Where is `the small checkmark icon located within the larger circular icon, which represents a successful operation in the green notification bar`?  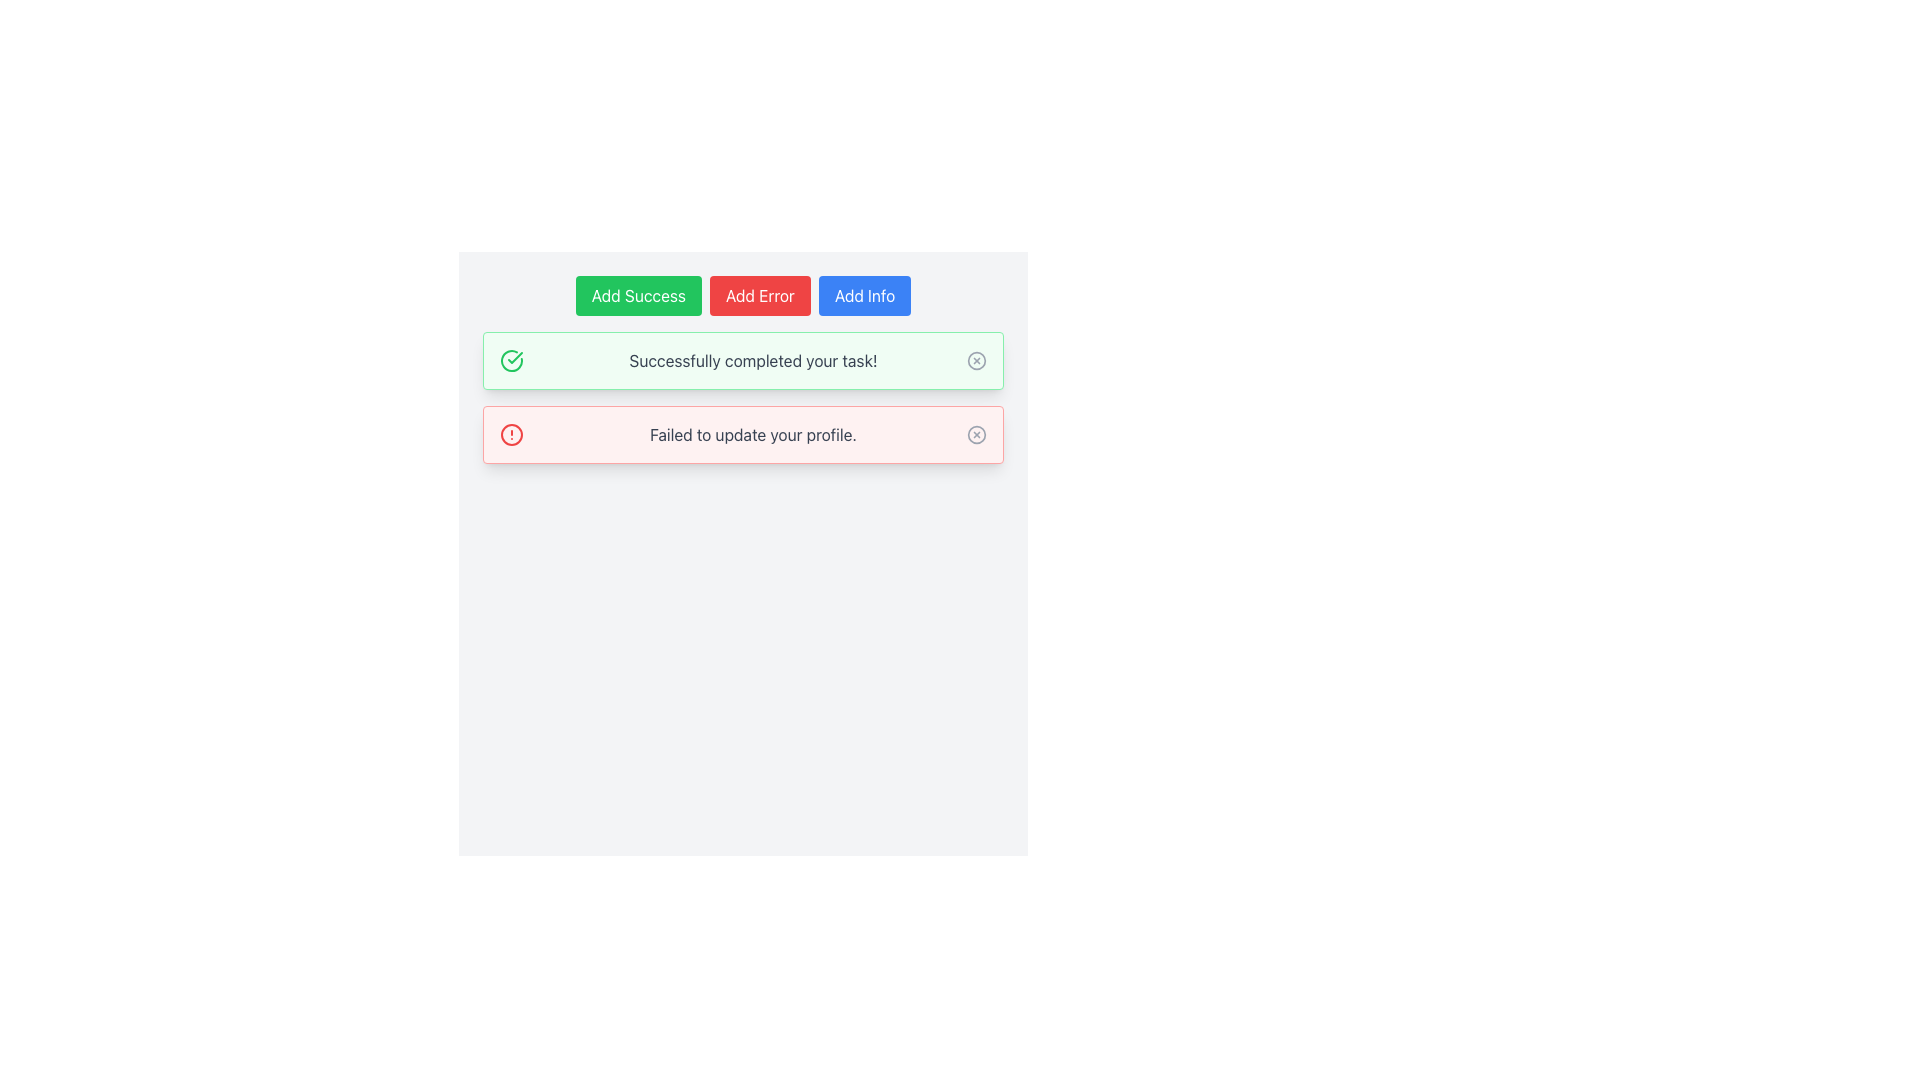 the small checkmark icon located within the larger circular icon, which represents a successful operation in the green notification bar is located at coordinates (515, 357).